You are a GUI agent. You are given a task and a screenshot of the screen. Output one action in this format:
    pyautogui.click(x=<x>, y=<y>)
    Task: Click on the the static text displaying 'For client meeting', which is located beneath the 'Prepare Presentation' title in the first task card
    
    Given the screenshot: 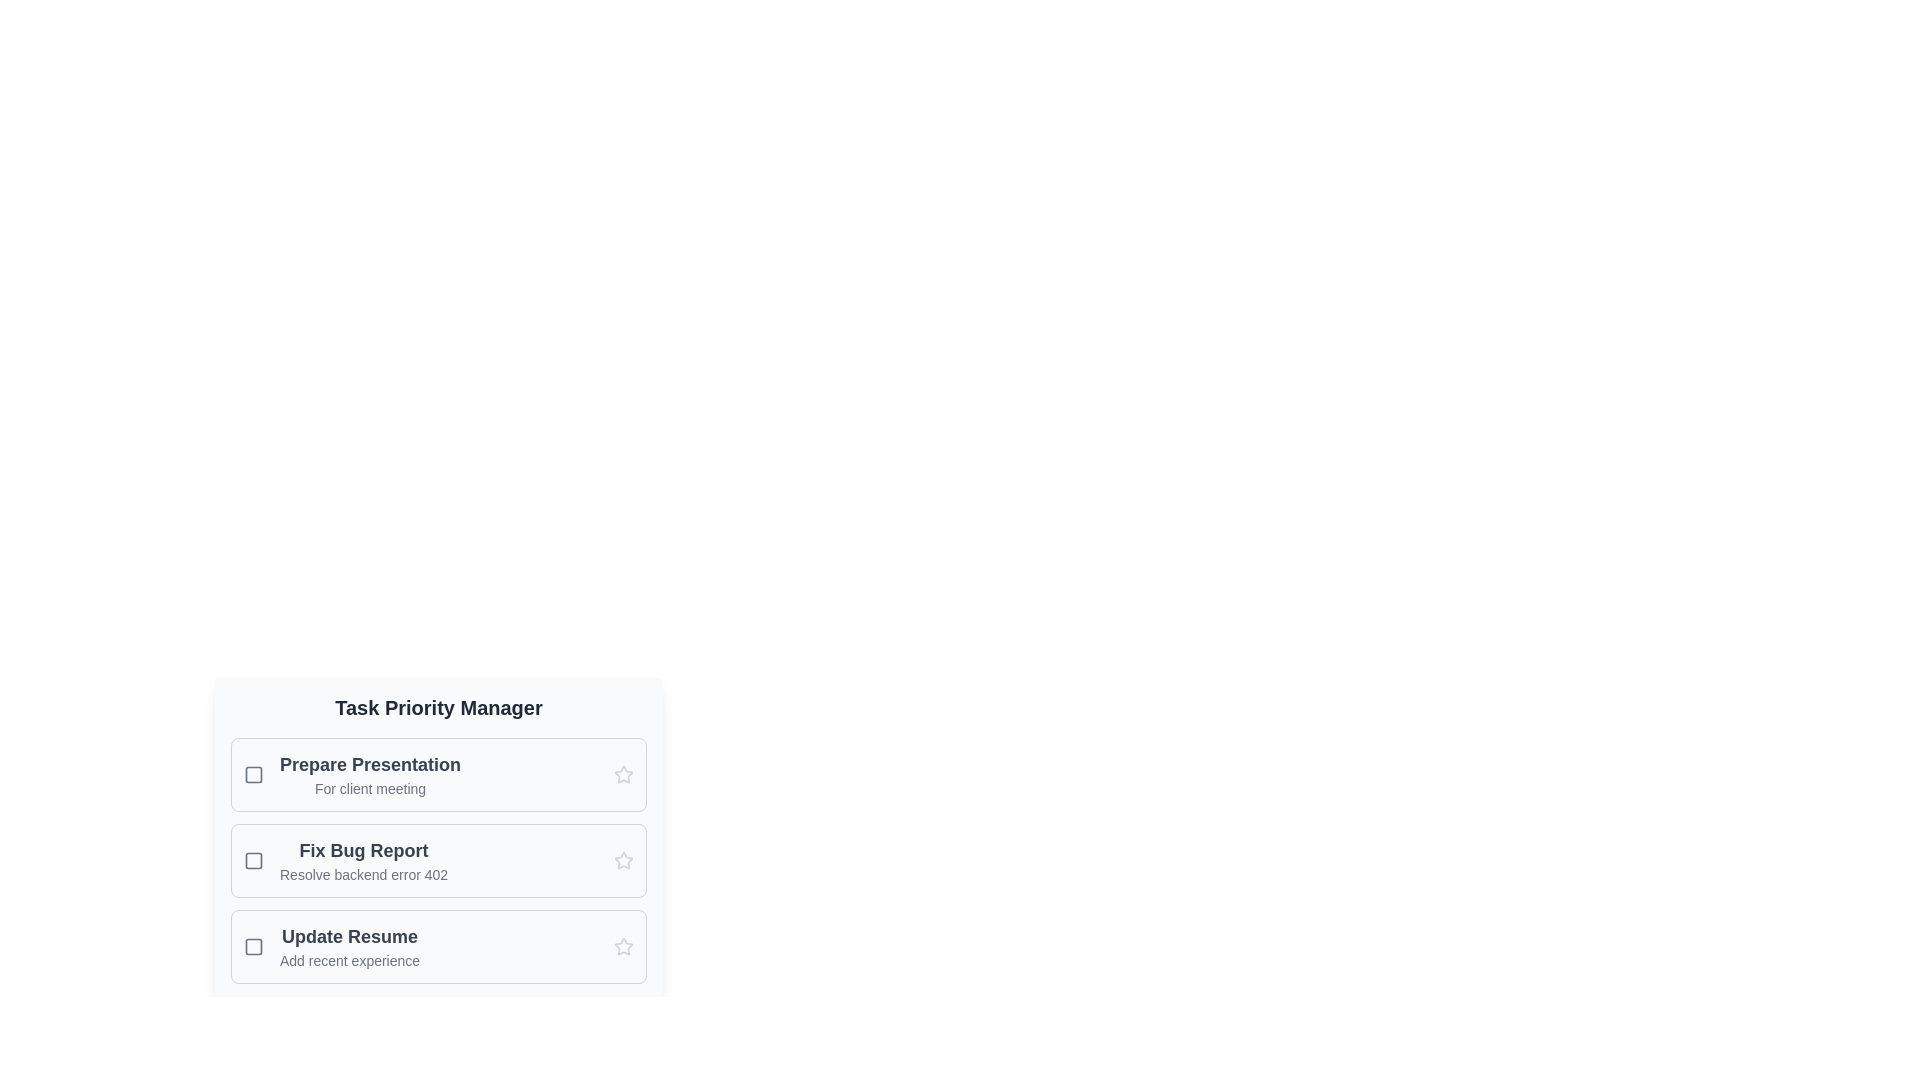 What is the action you would take?
    pyautogui.click(x=370, y=788)
    